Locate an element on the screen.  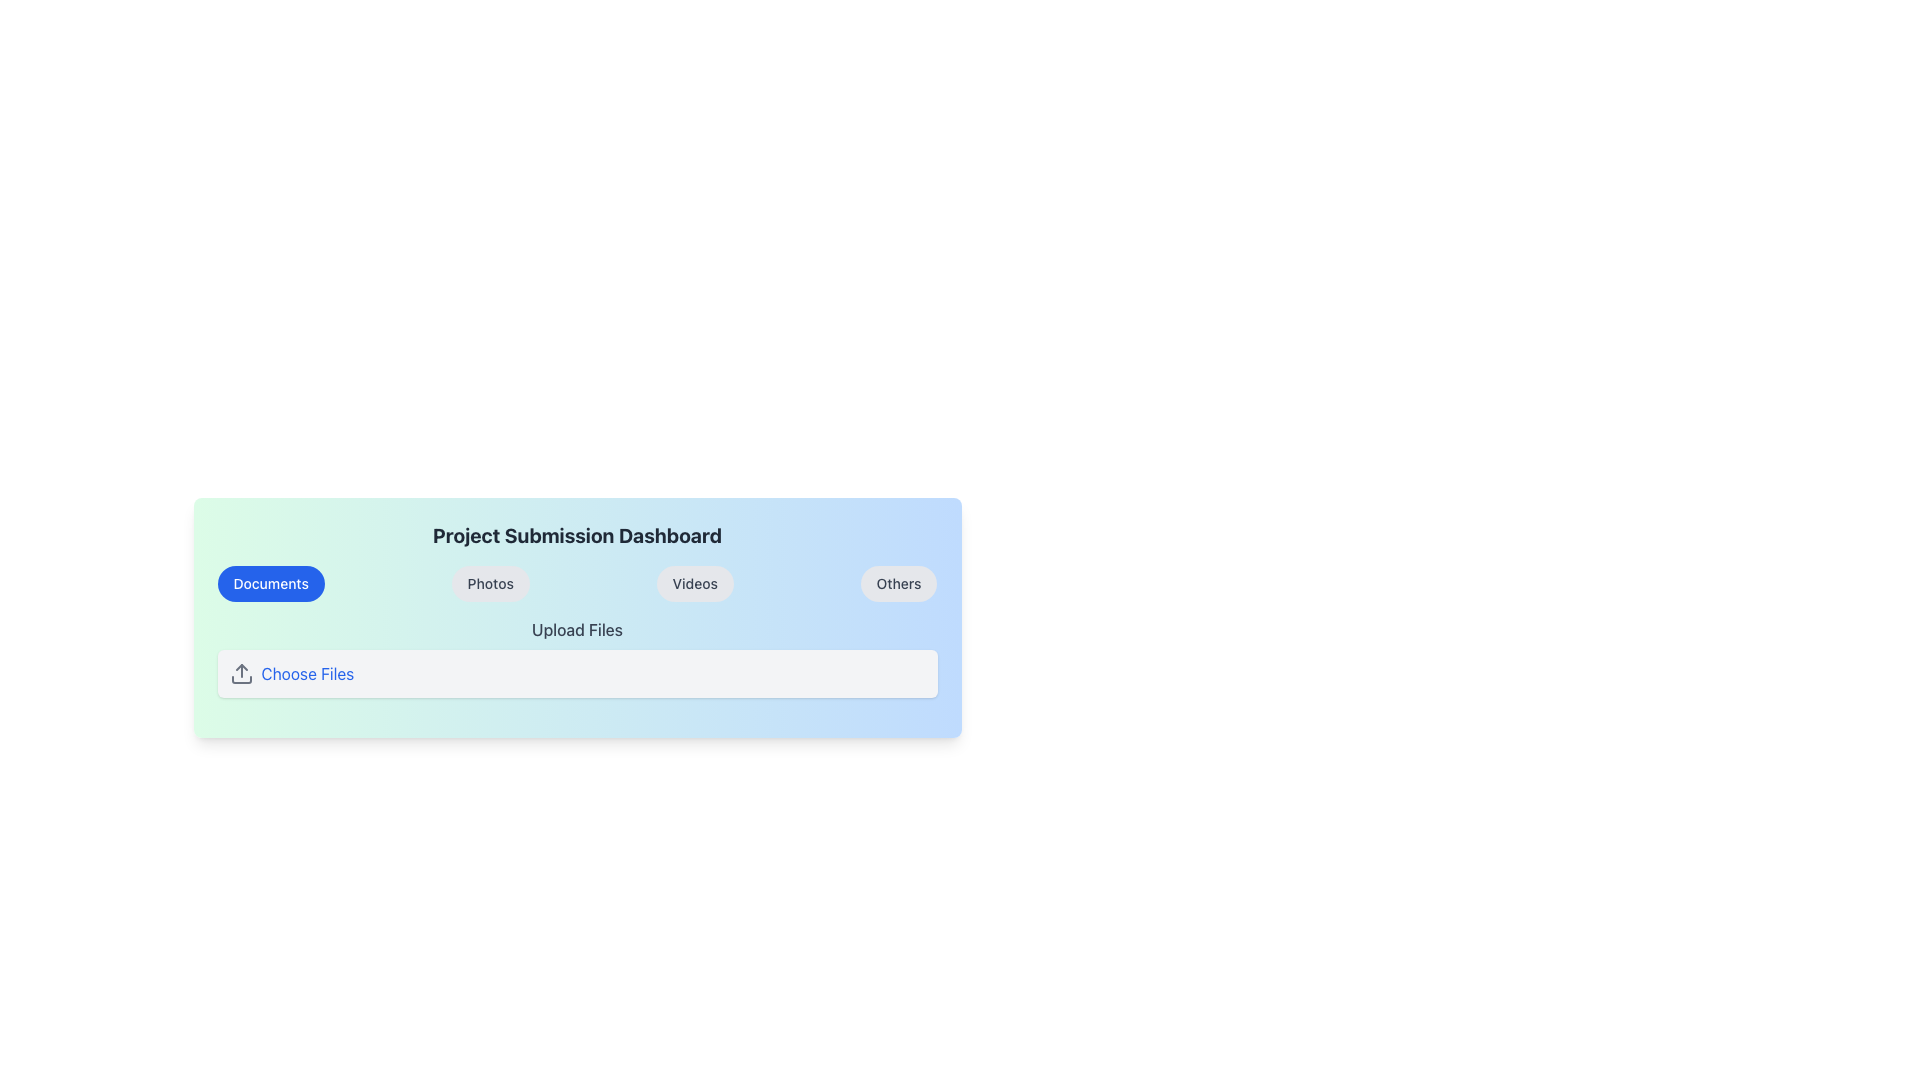
the upload icon, which is a small gray arrow pointing upwards located to the left of the 'Choose Files' button in the 'Upload Files' section is located at coordinates (240, 674).